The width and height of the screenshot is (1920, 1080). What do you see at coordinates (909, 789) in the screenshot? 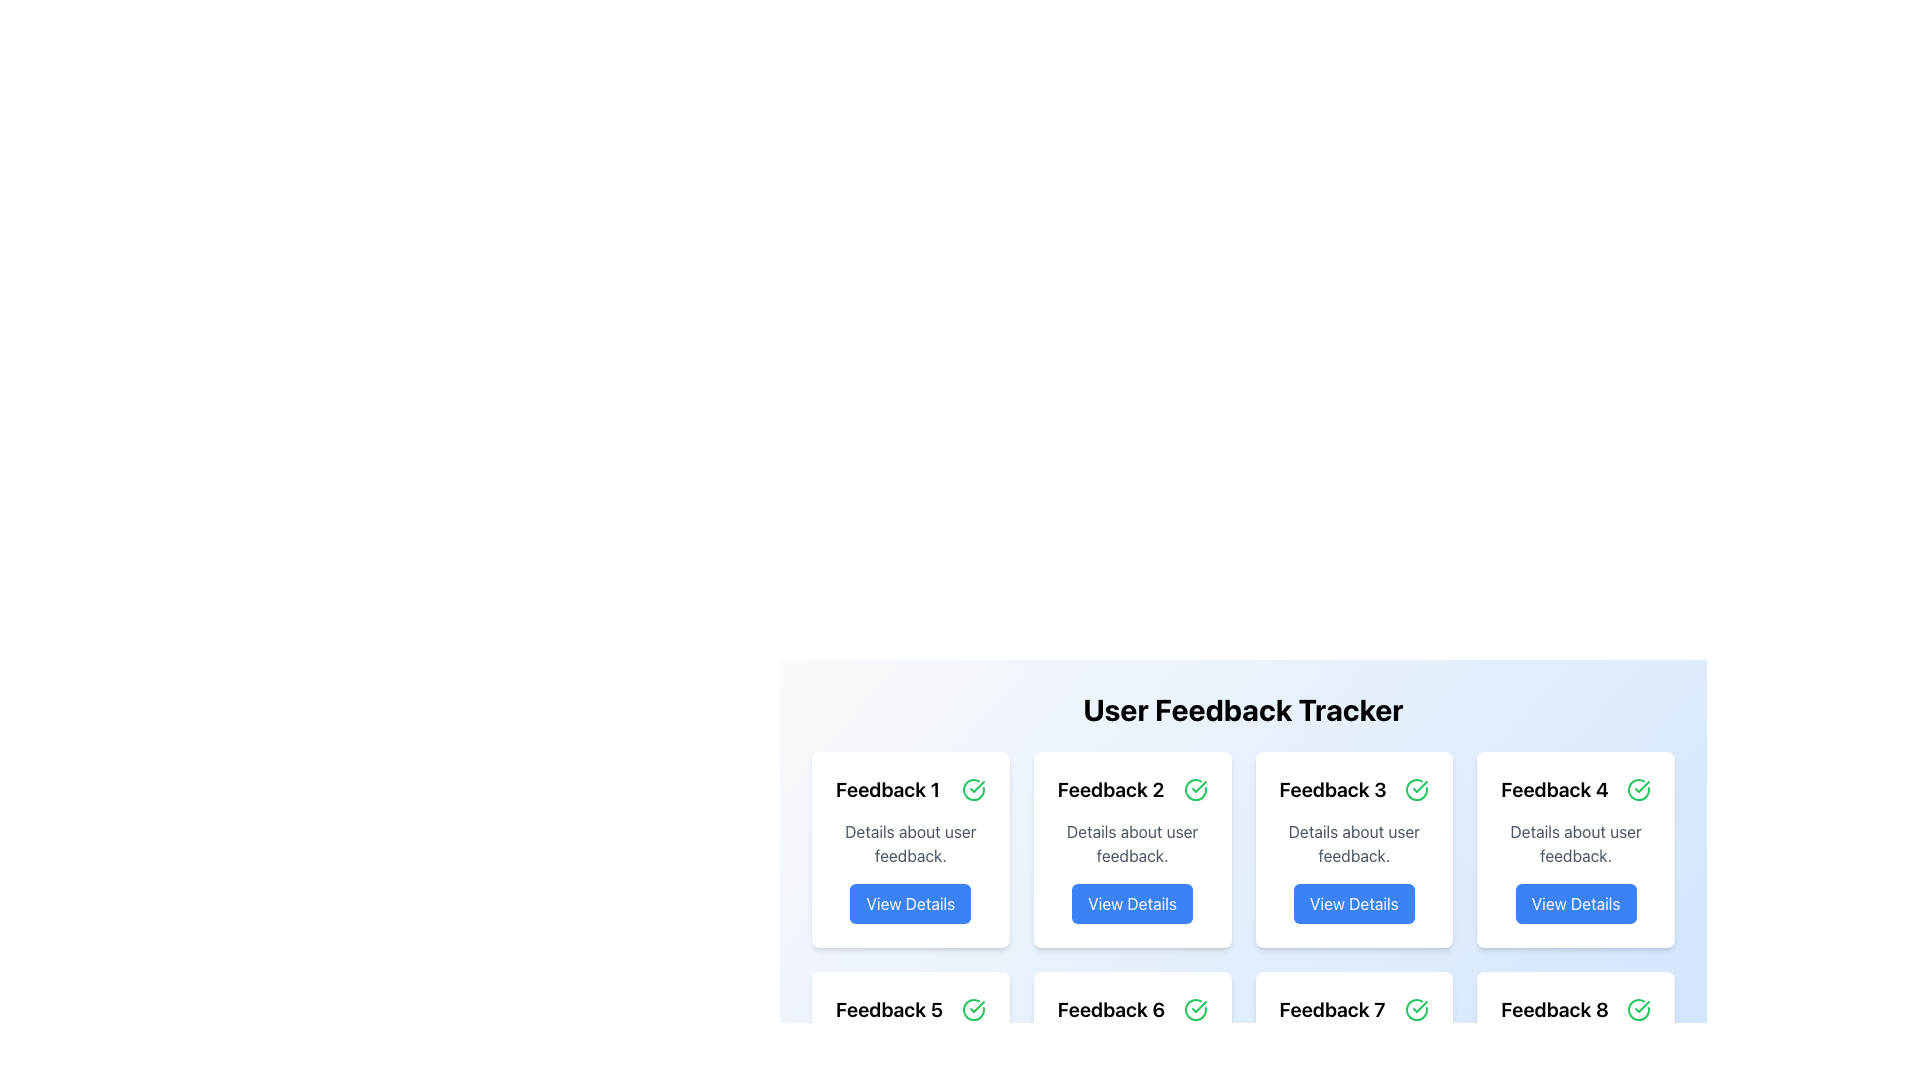
I see `text 'Feedback 1' from the primary title component located in the top-left section of the first row of the grid layout, which includes a green checkmark icon` at bounding box center [909, 789].